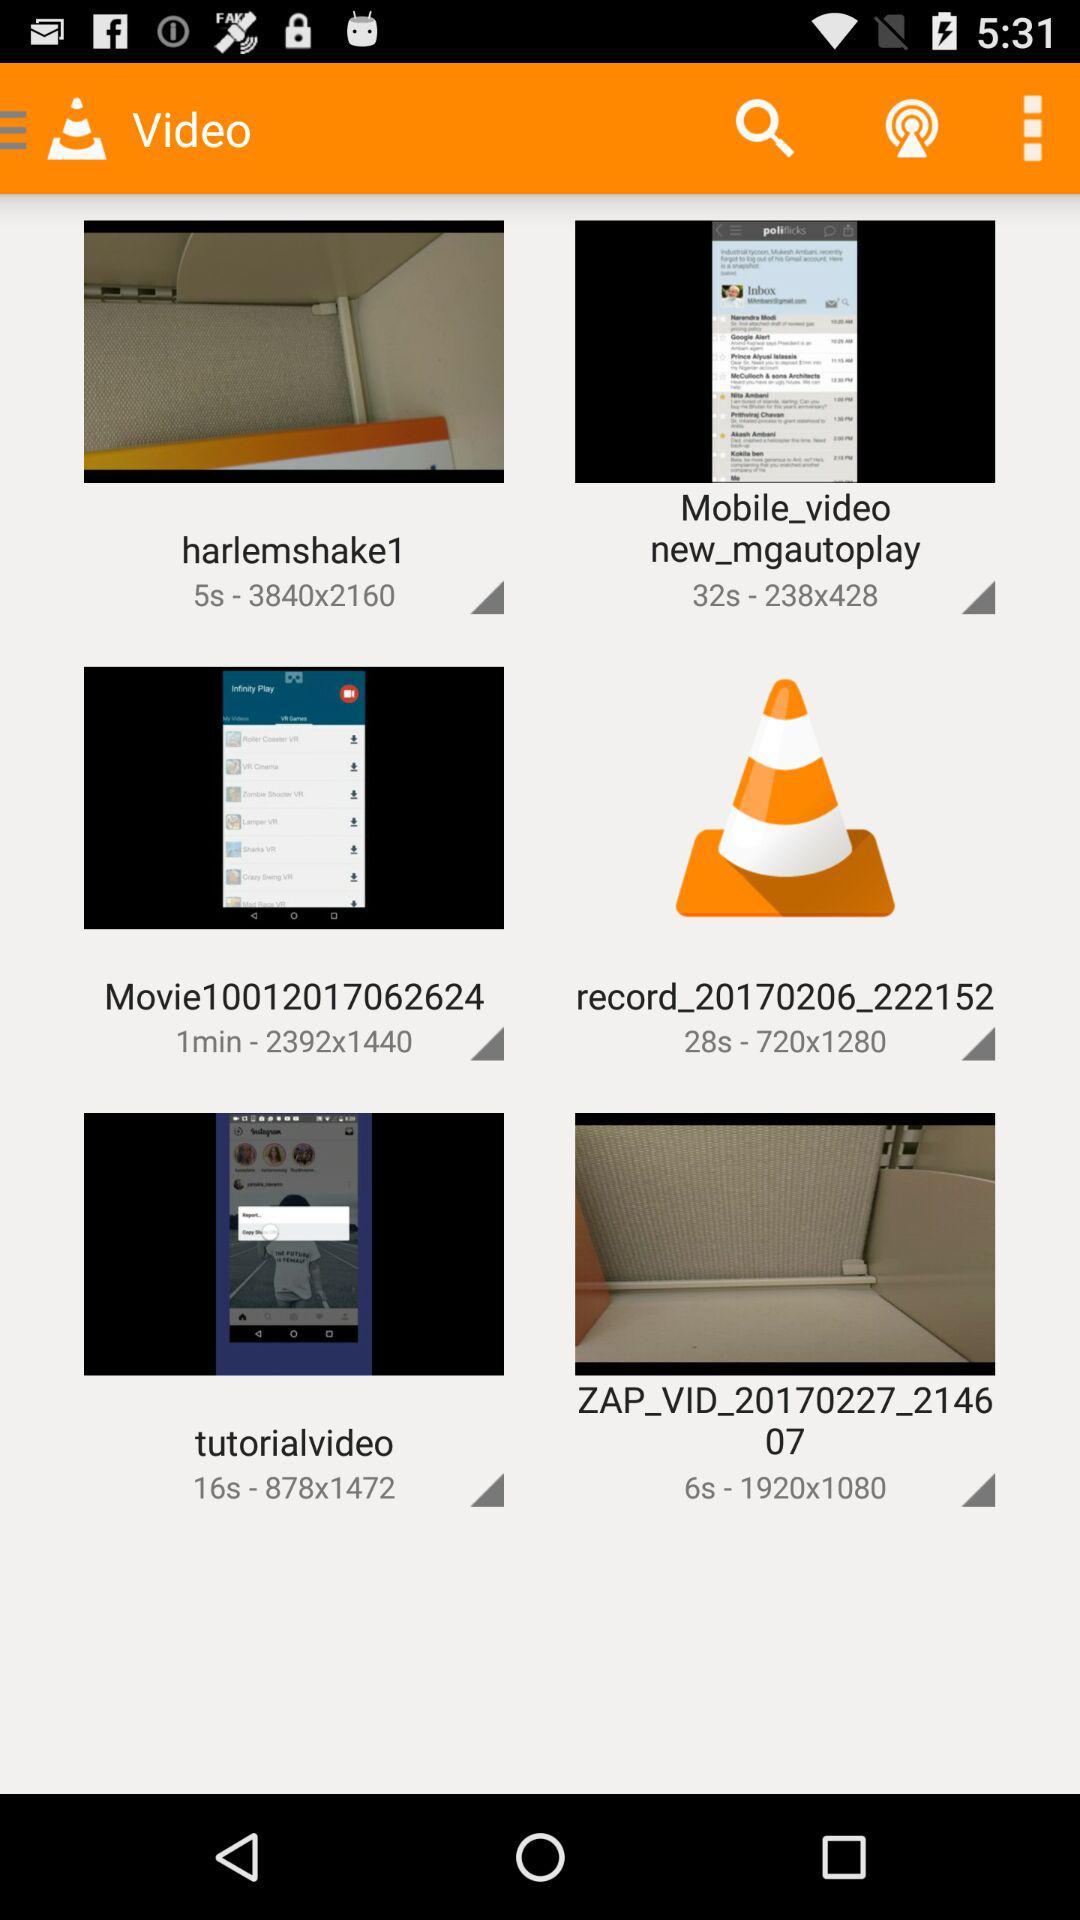 The image size is (1080, 1920). Describe the element at coordinates (764, 127) in the screenshot. I see `the item next to the video app` at that location.